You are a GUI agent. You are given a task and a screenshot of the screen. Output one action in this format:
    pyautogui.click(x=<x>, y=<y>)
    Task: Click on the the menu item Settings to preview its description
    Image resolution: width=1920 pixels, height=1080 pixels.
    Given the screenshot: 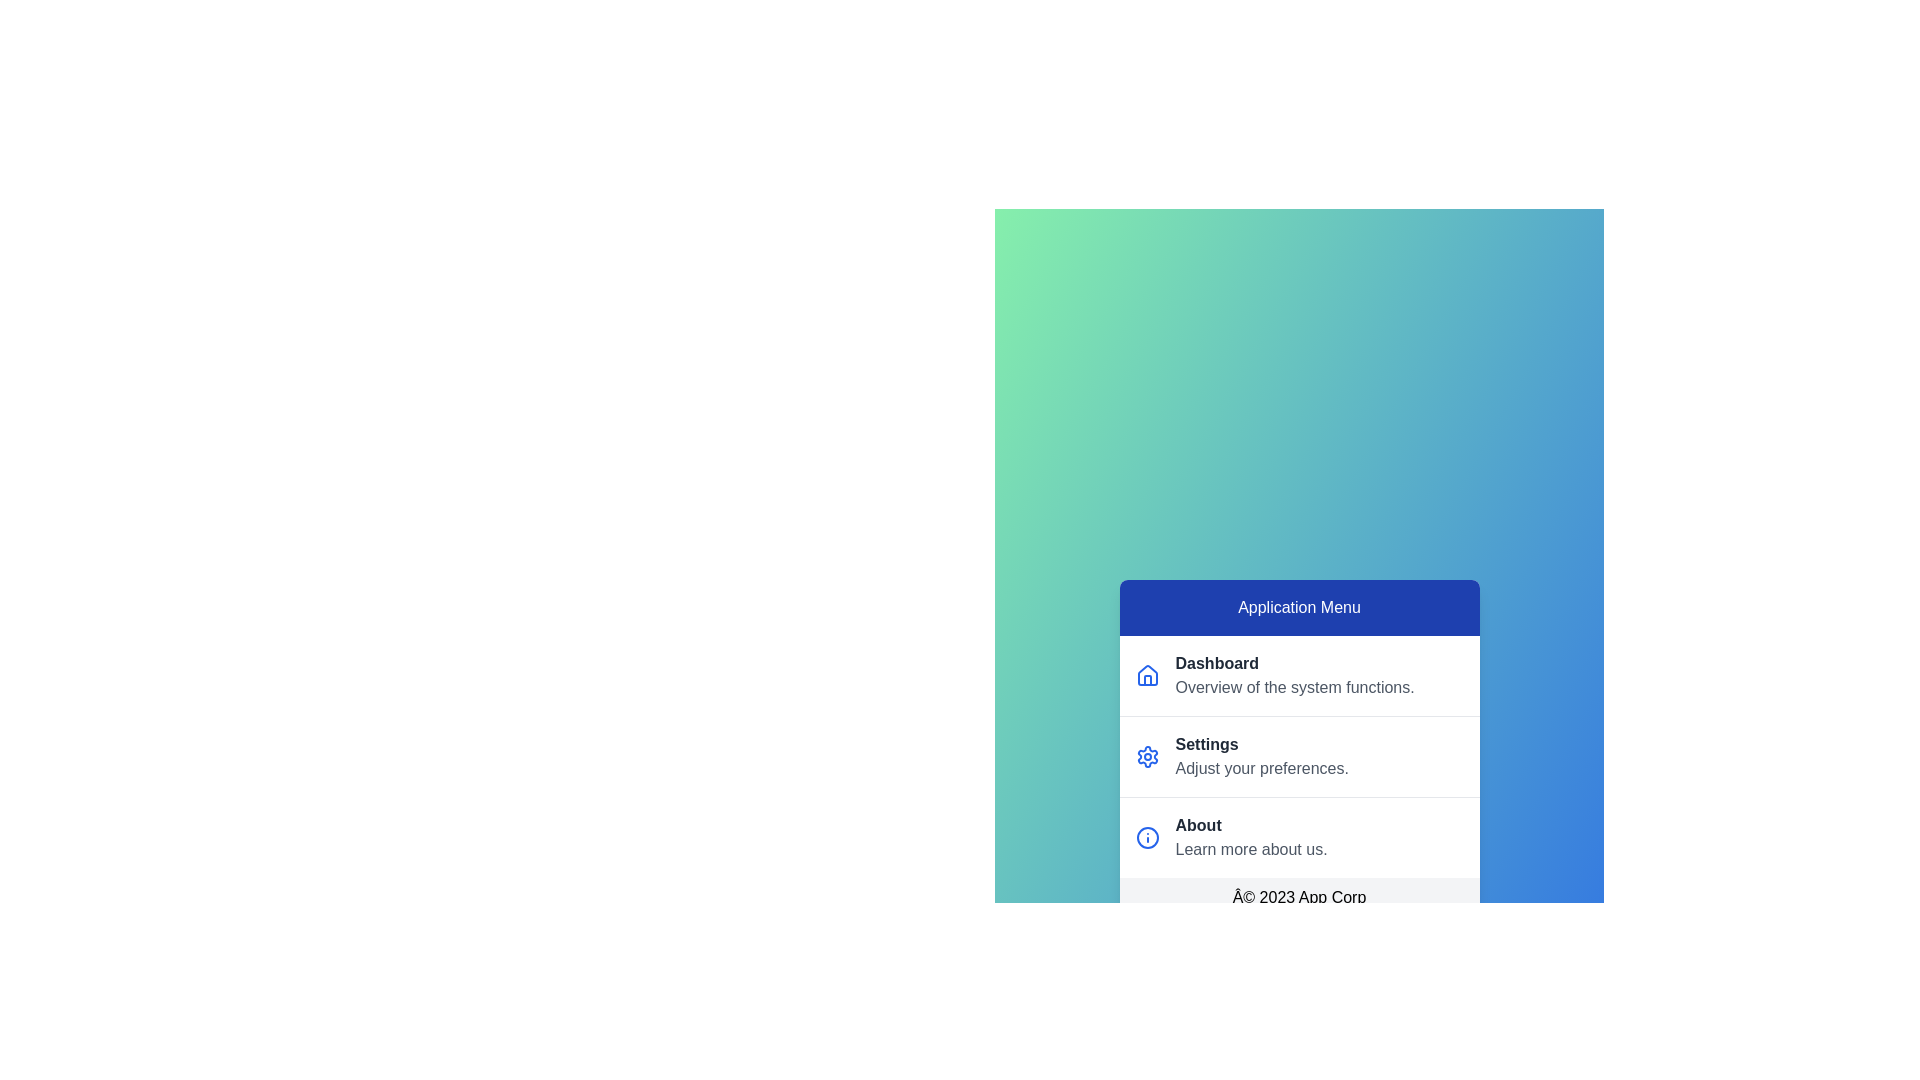 What is the action you would take?
    pyautogui.click(x=1299, y=756)
    